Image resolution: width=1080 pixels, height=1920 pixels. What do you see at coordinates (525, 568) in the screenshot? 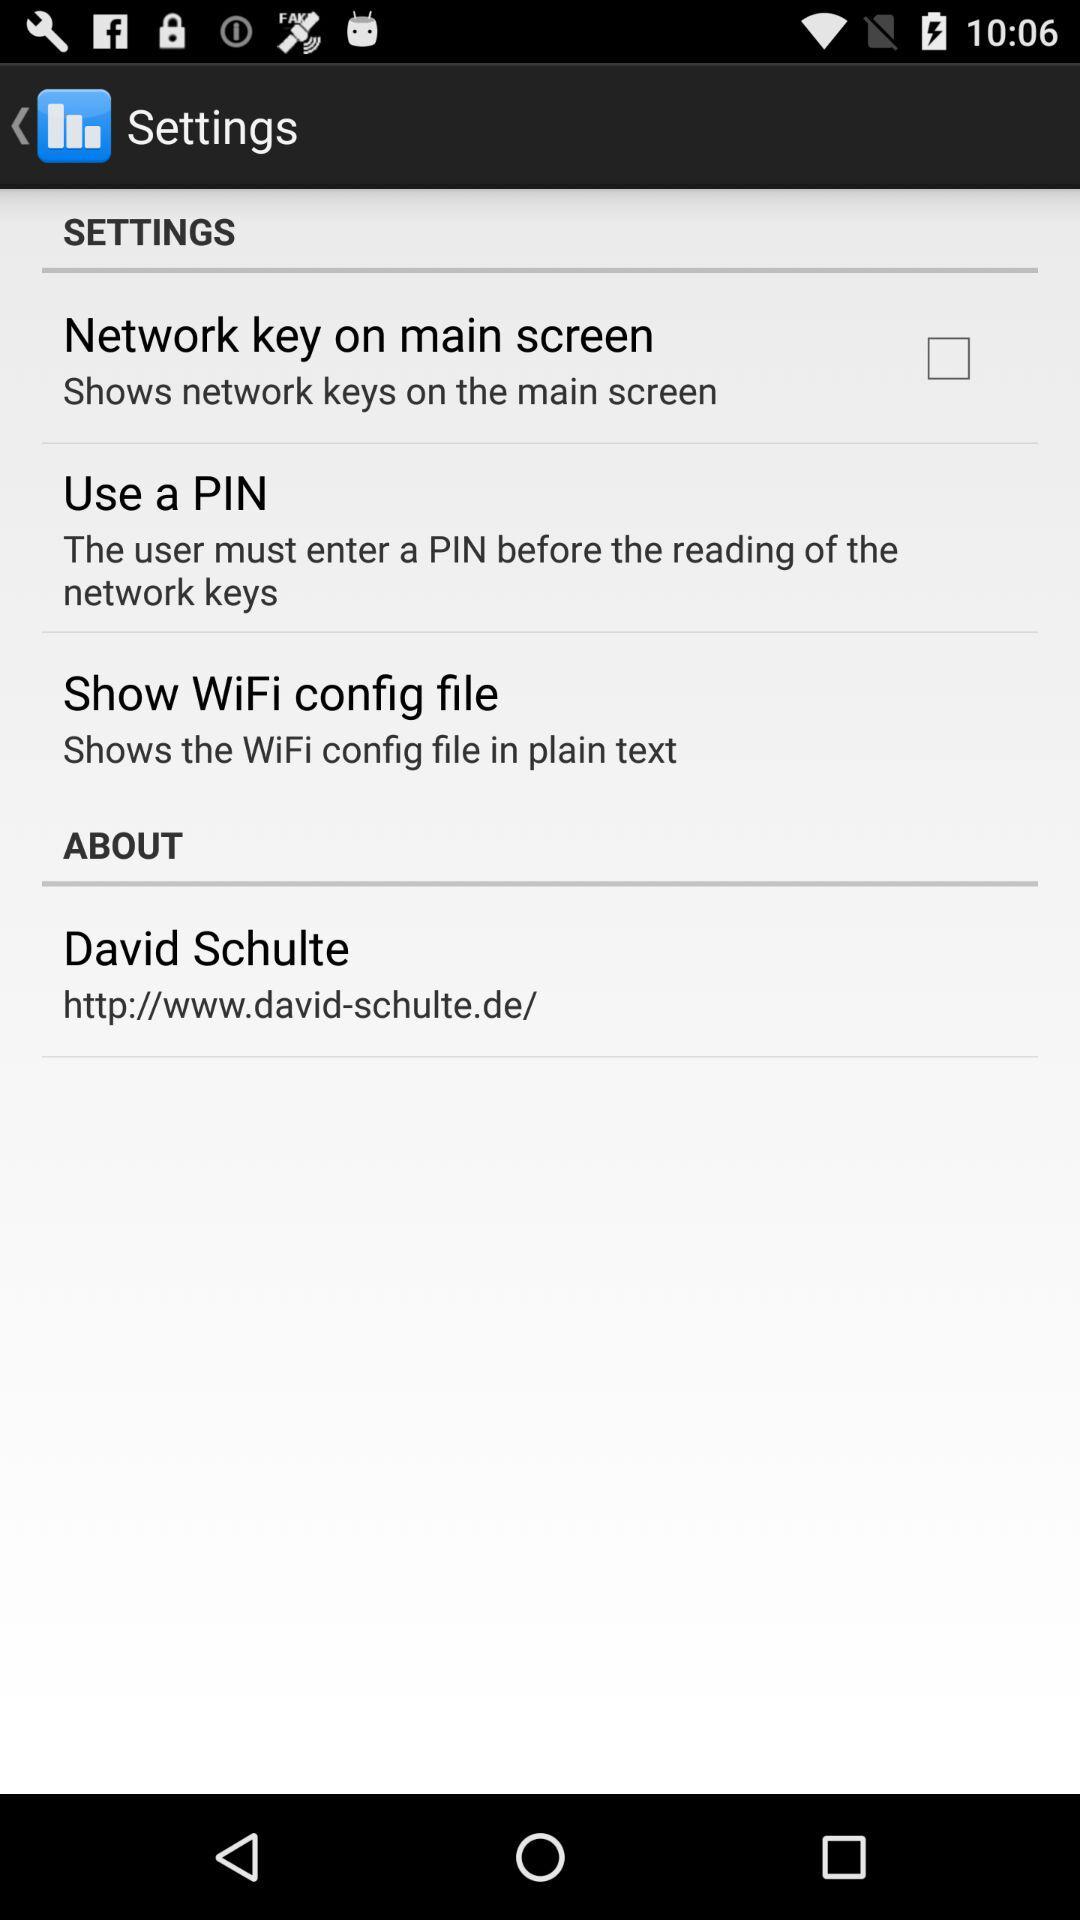
I see `the user must` at bounding box center [525, 568].